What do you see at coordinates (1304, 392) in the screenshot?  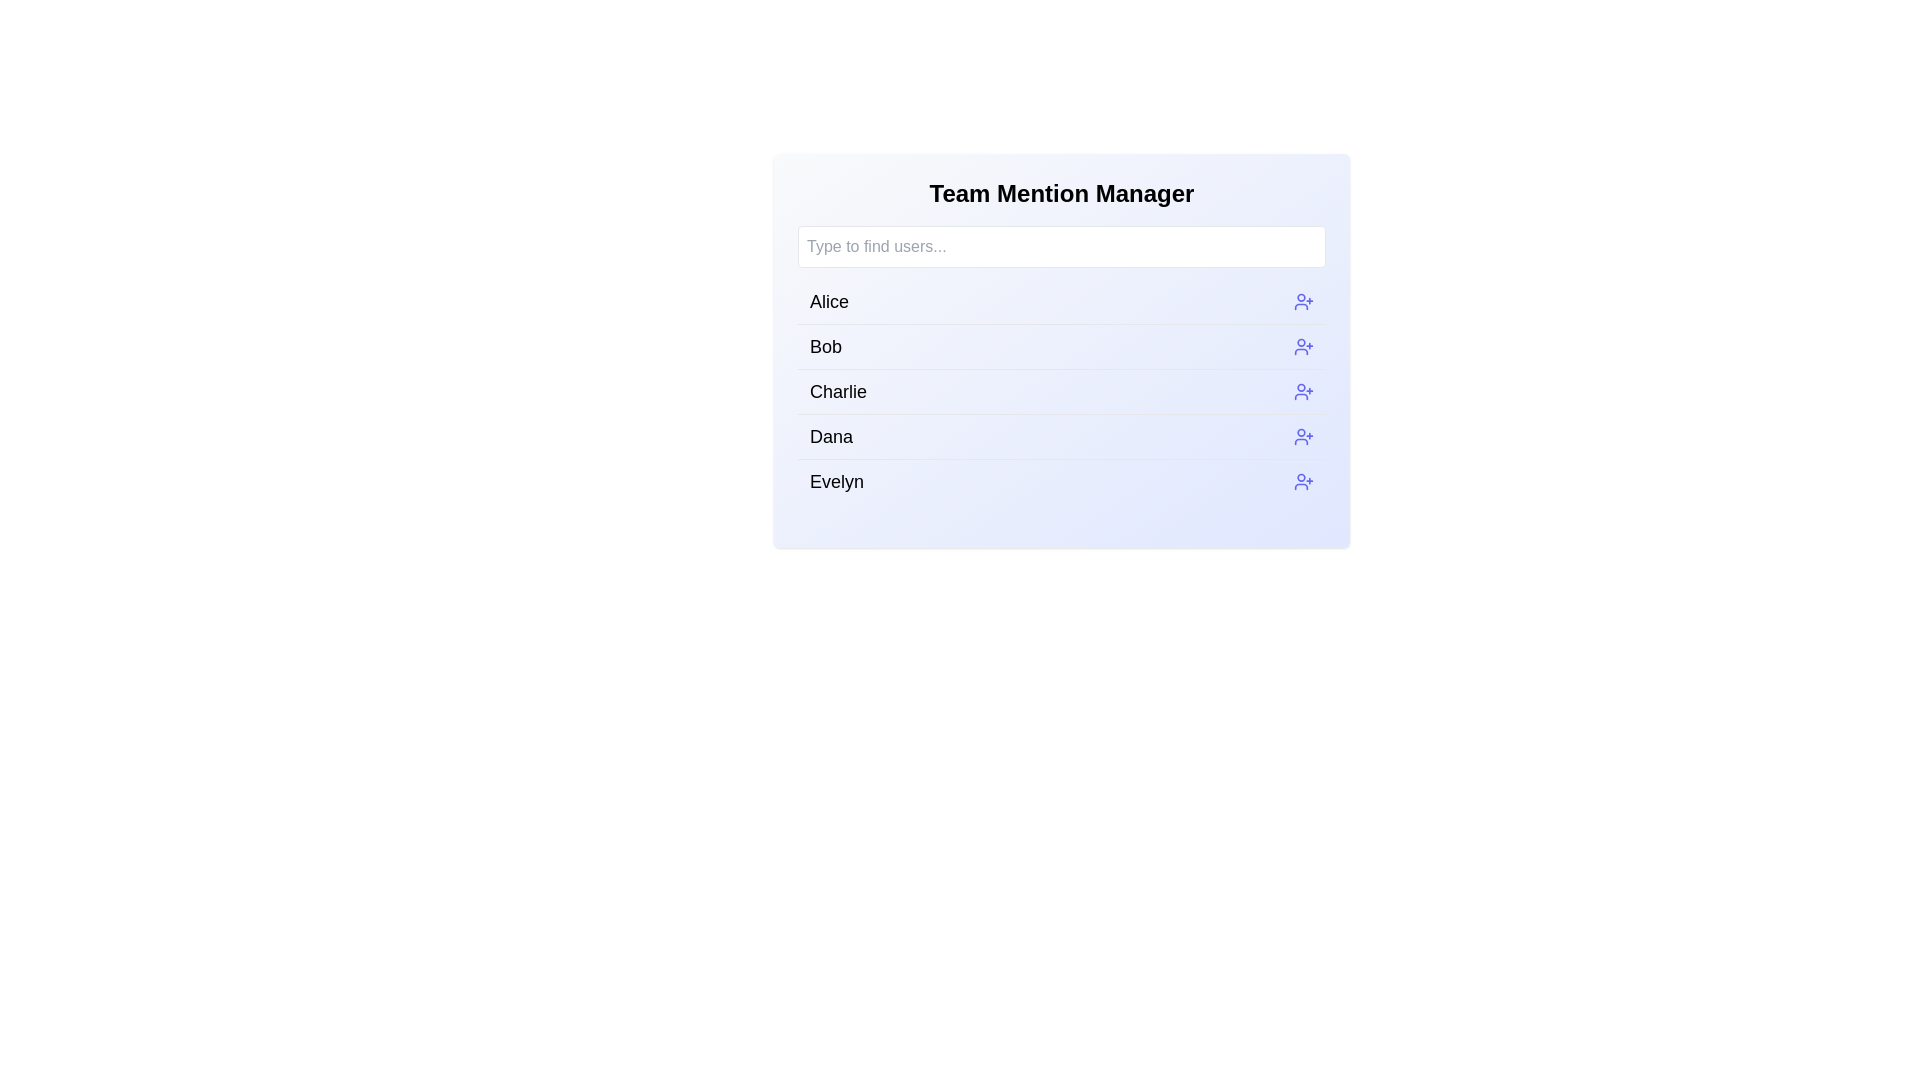 I see `the button located at the far right end of the row corresponding to 'Charlie'` at bounding box center [1304, 392].